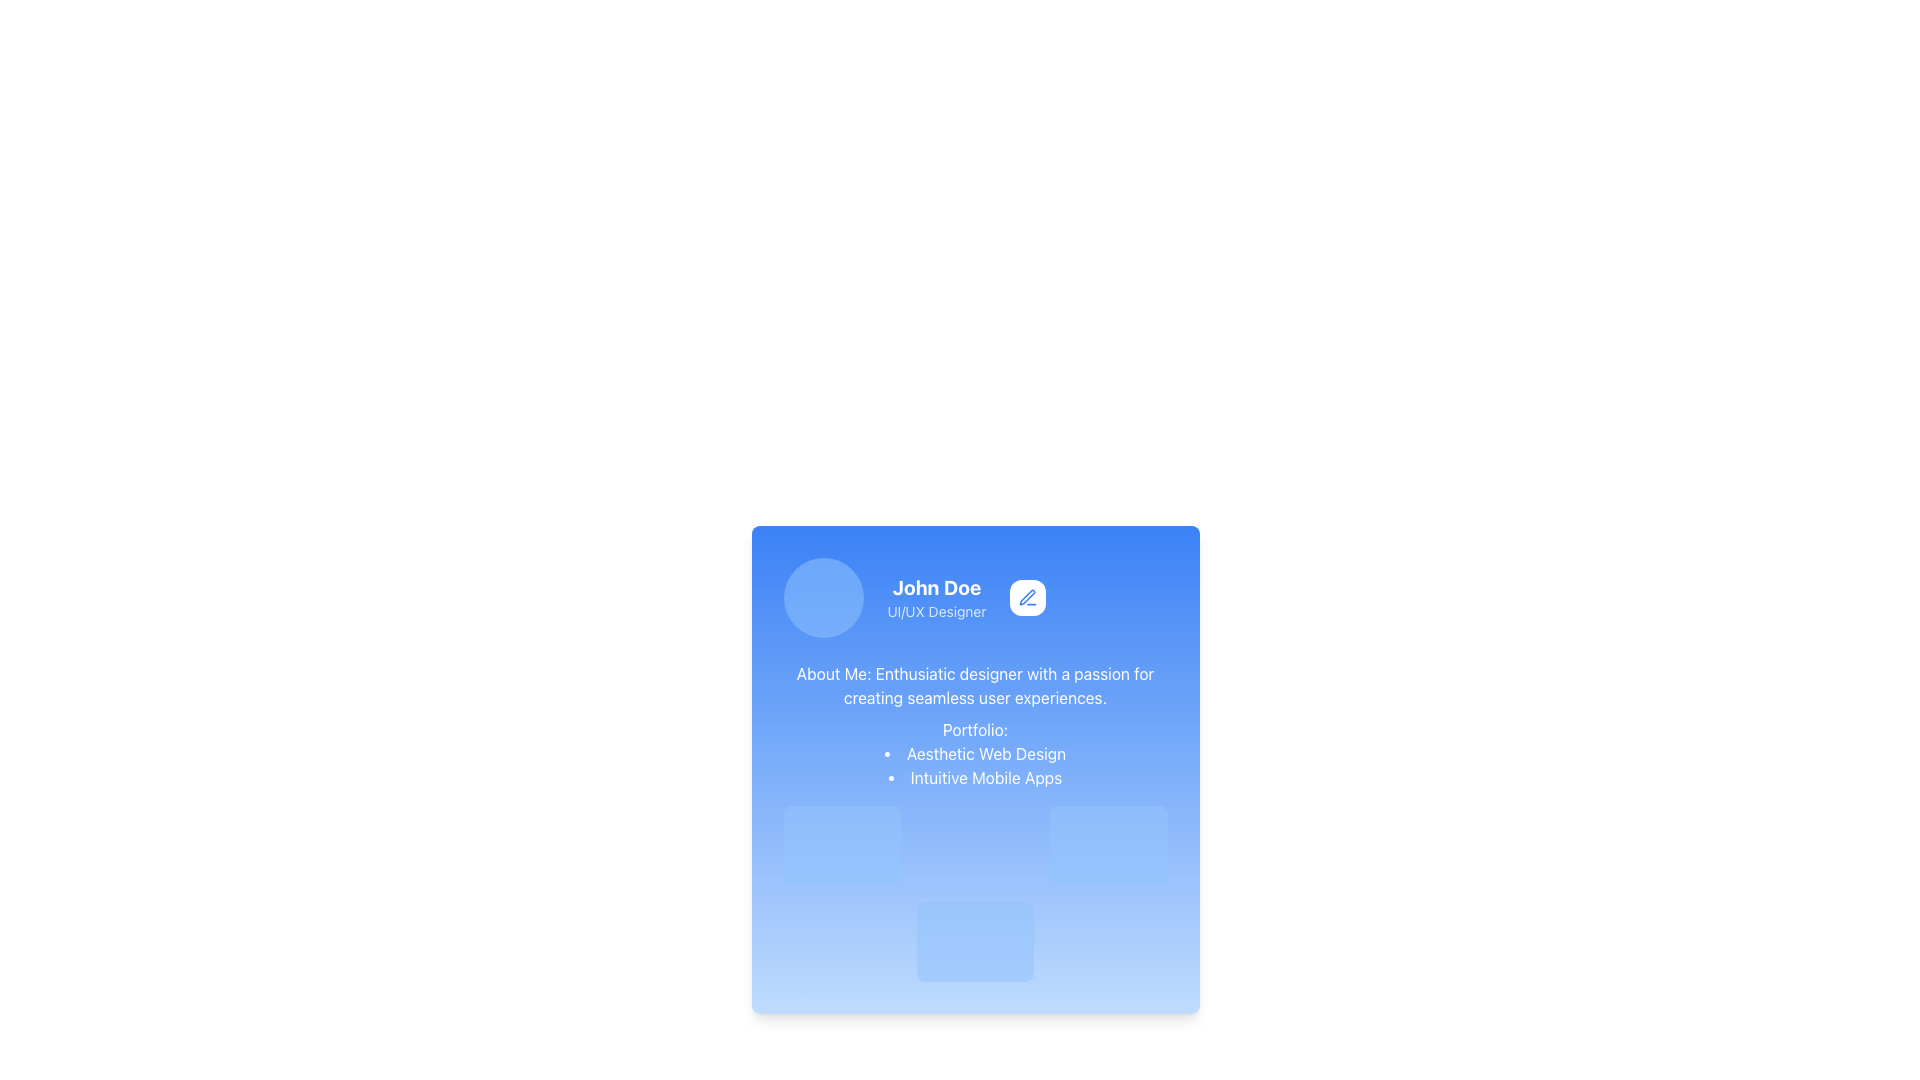  Describe the element at coordinates (975, 777) in the screenshot. I see `the second item text in the bullet list` at that location.